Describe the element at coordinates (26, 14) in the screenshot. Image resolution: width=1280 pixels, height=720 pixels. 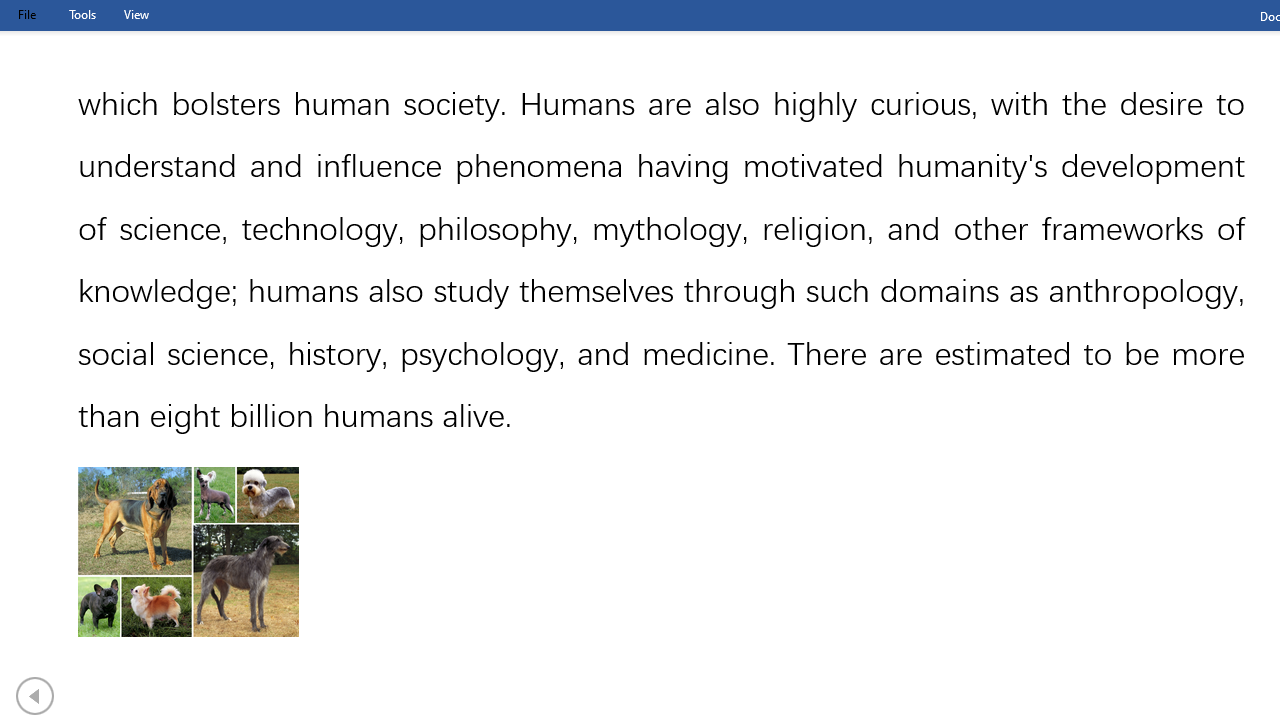
I see `'File Tab'` at that location.